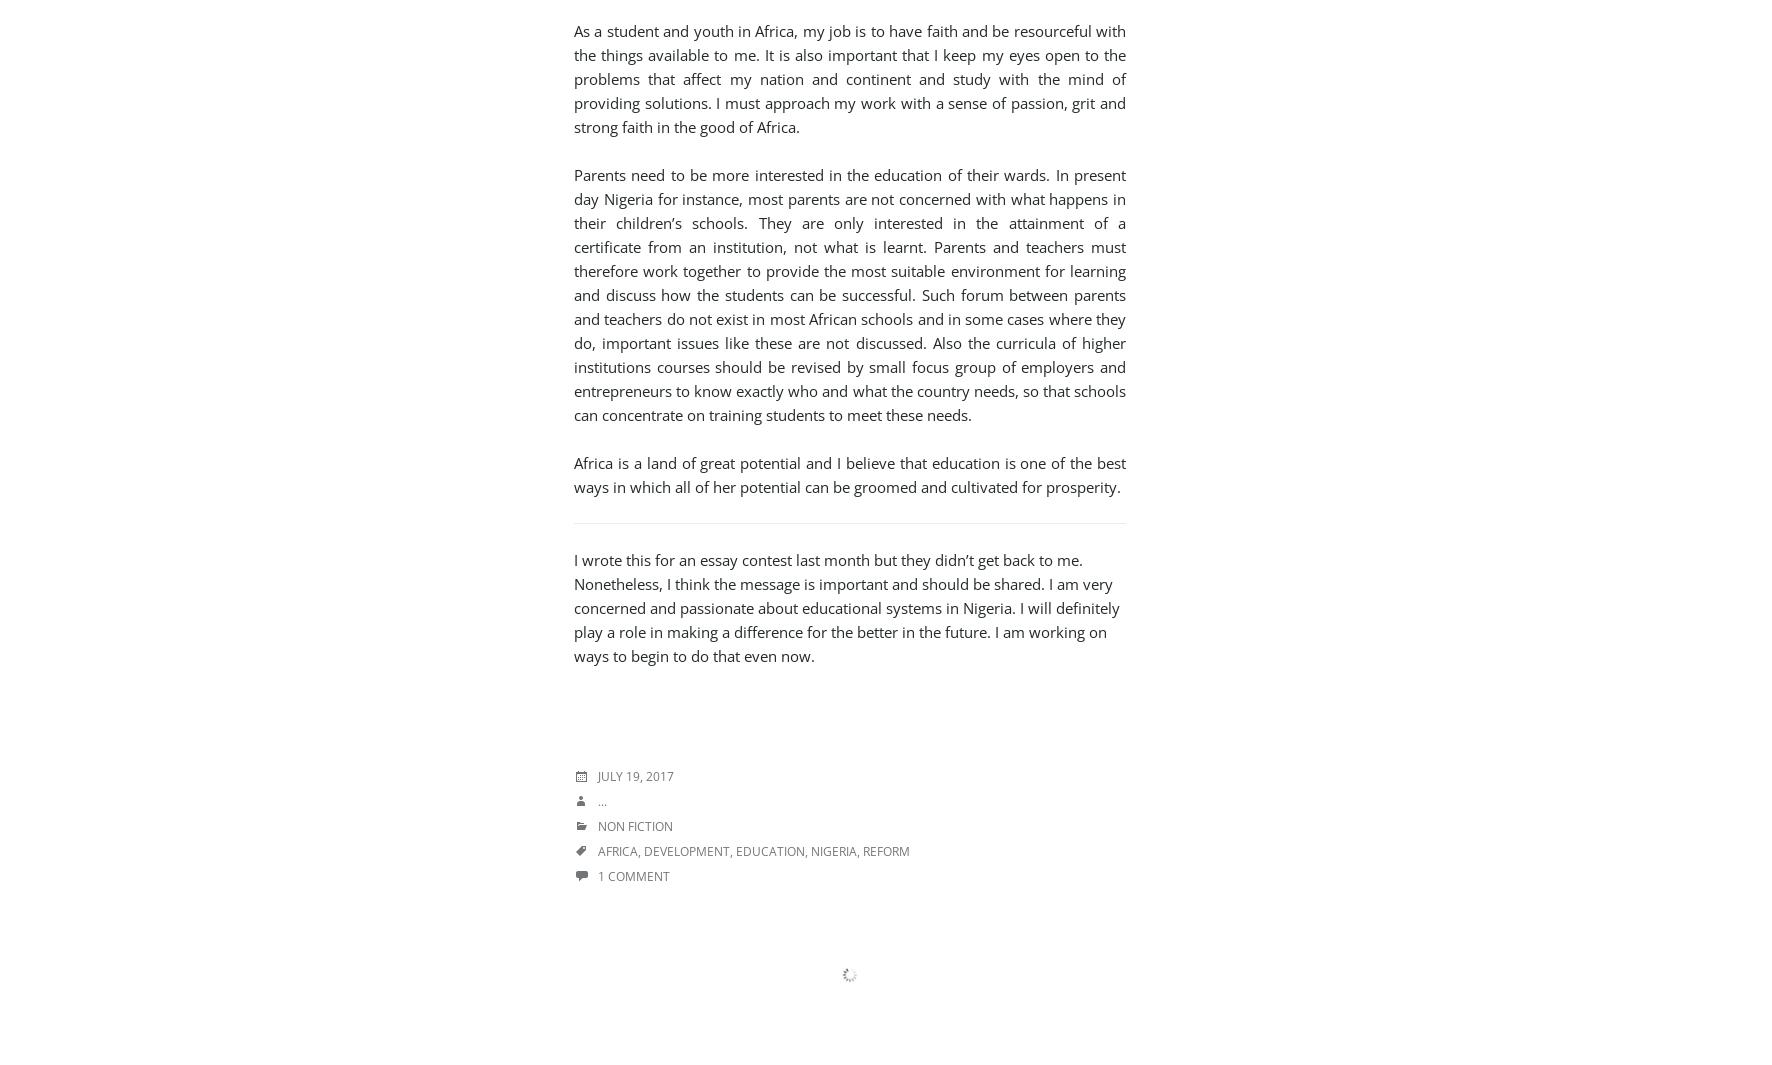 This screenshot has width=1772, height=1065. I want to click on 'As a student and youth in Africa, my job is to have faith and be resourceful with the things available to me. It is also important that I keep my eyes open to the problems that affect my nation and continent and study with the mind of providing solutions. I must approach my work with a sense of passion, grit and strong faith in the good of Africa.', so click(850, 78).